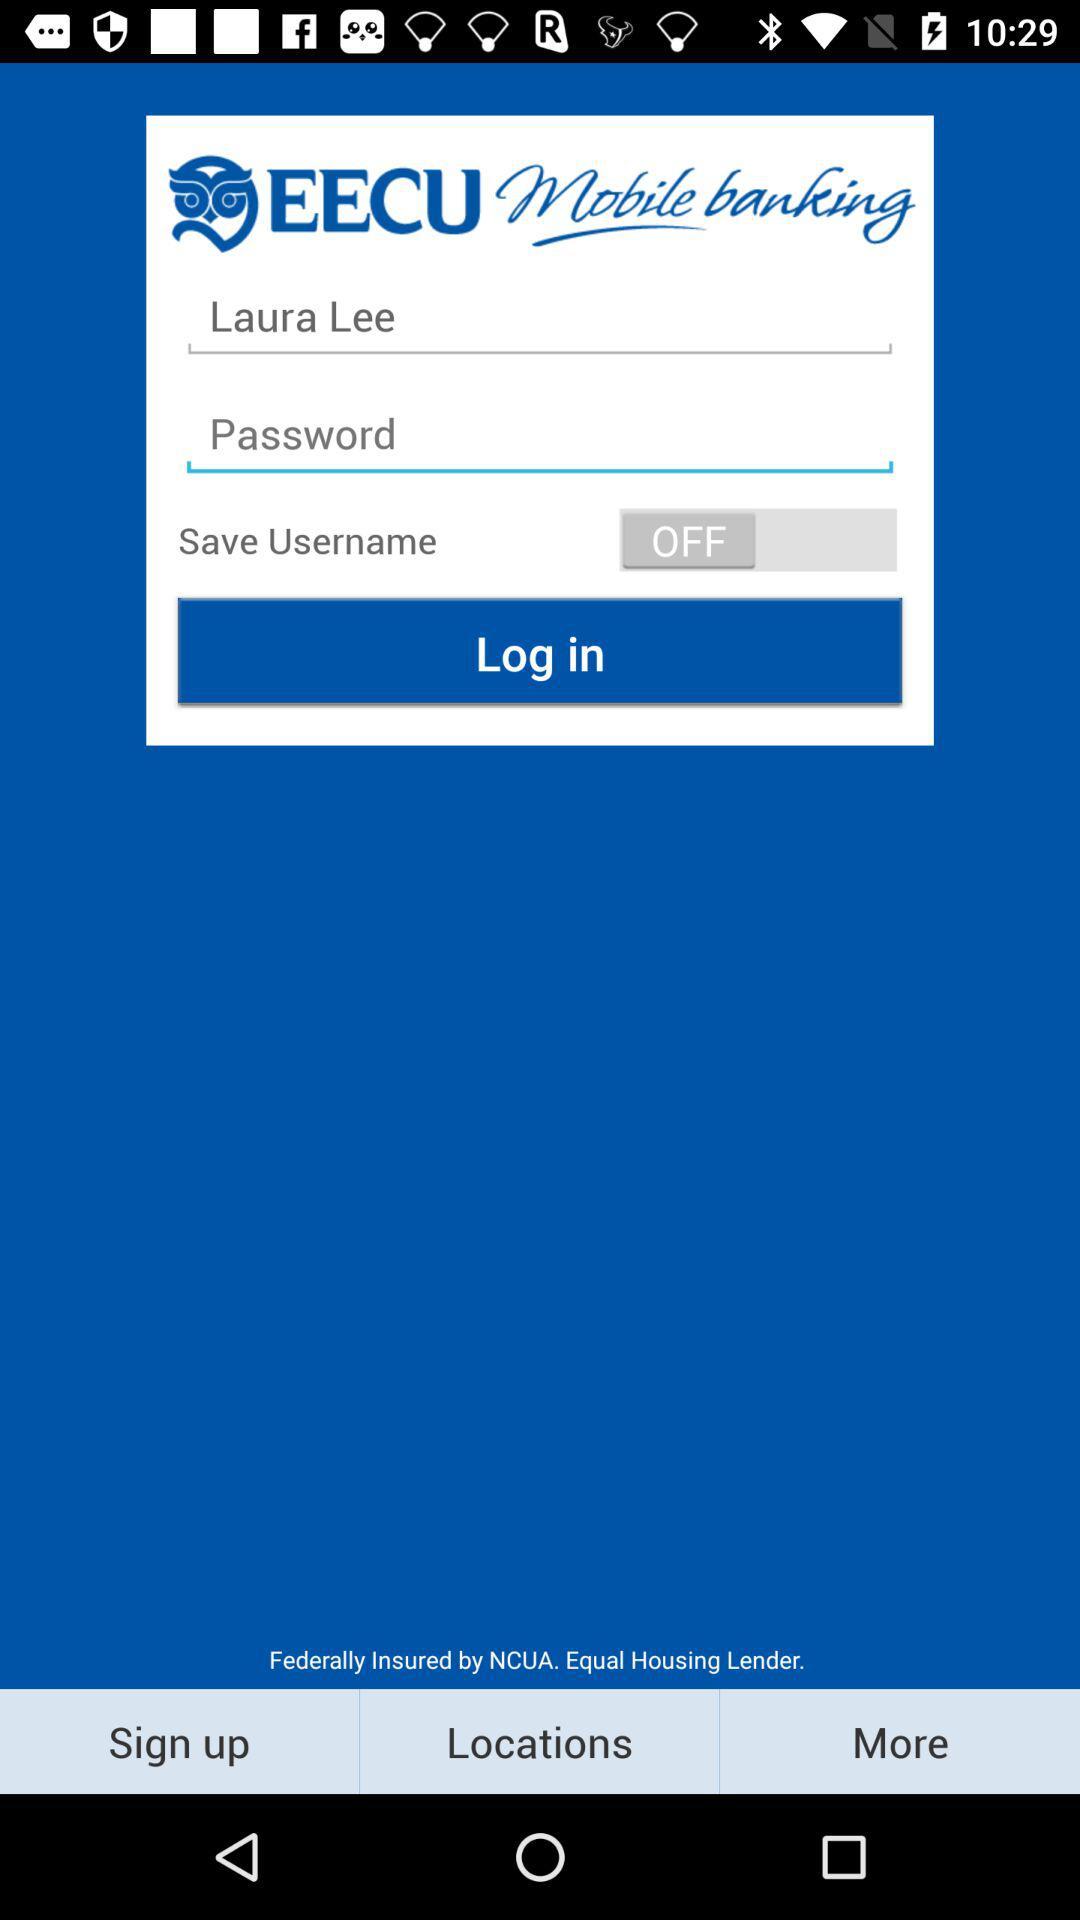  I want to click on item at the top right corner, so click(758, 539).